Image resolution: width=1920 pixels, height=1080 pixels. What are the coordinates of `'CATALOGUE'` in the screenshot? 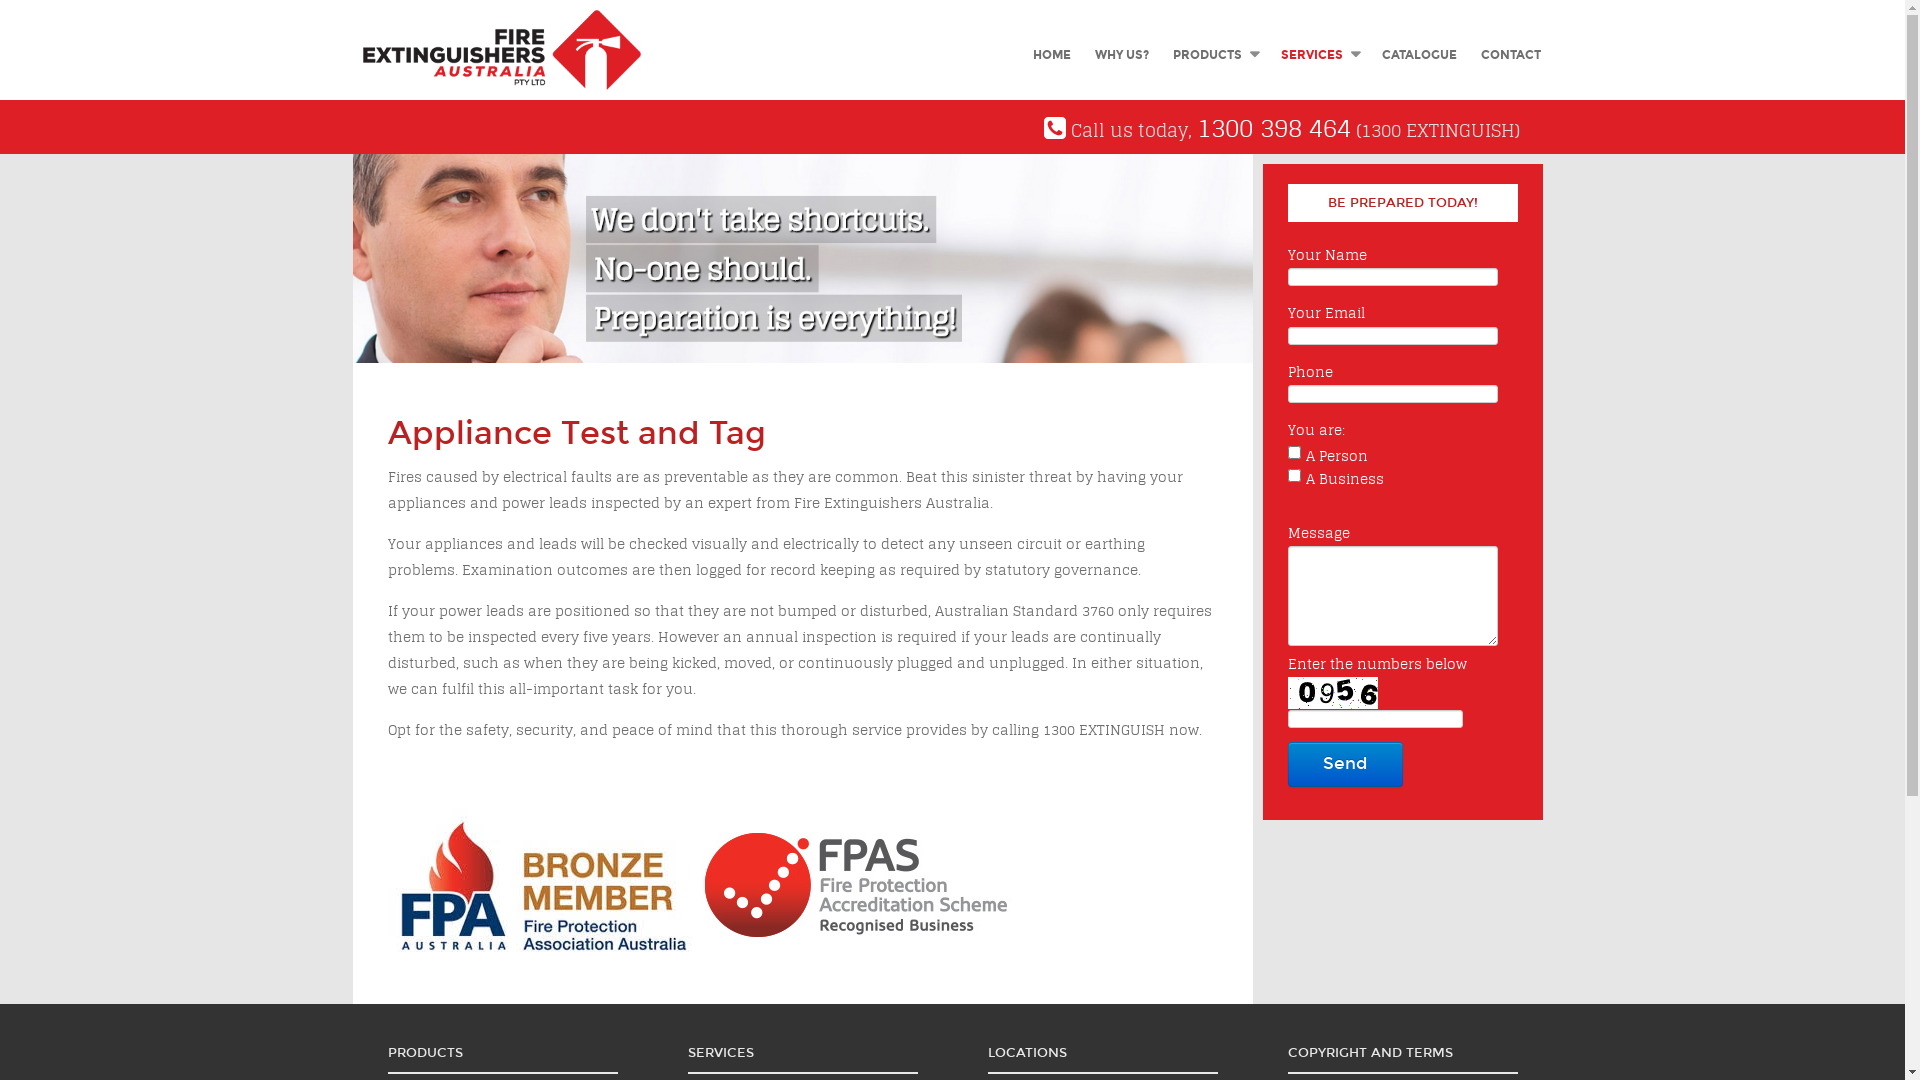 It's located at (1418, 53).